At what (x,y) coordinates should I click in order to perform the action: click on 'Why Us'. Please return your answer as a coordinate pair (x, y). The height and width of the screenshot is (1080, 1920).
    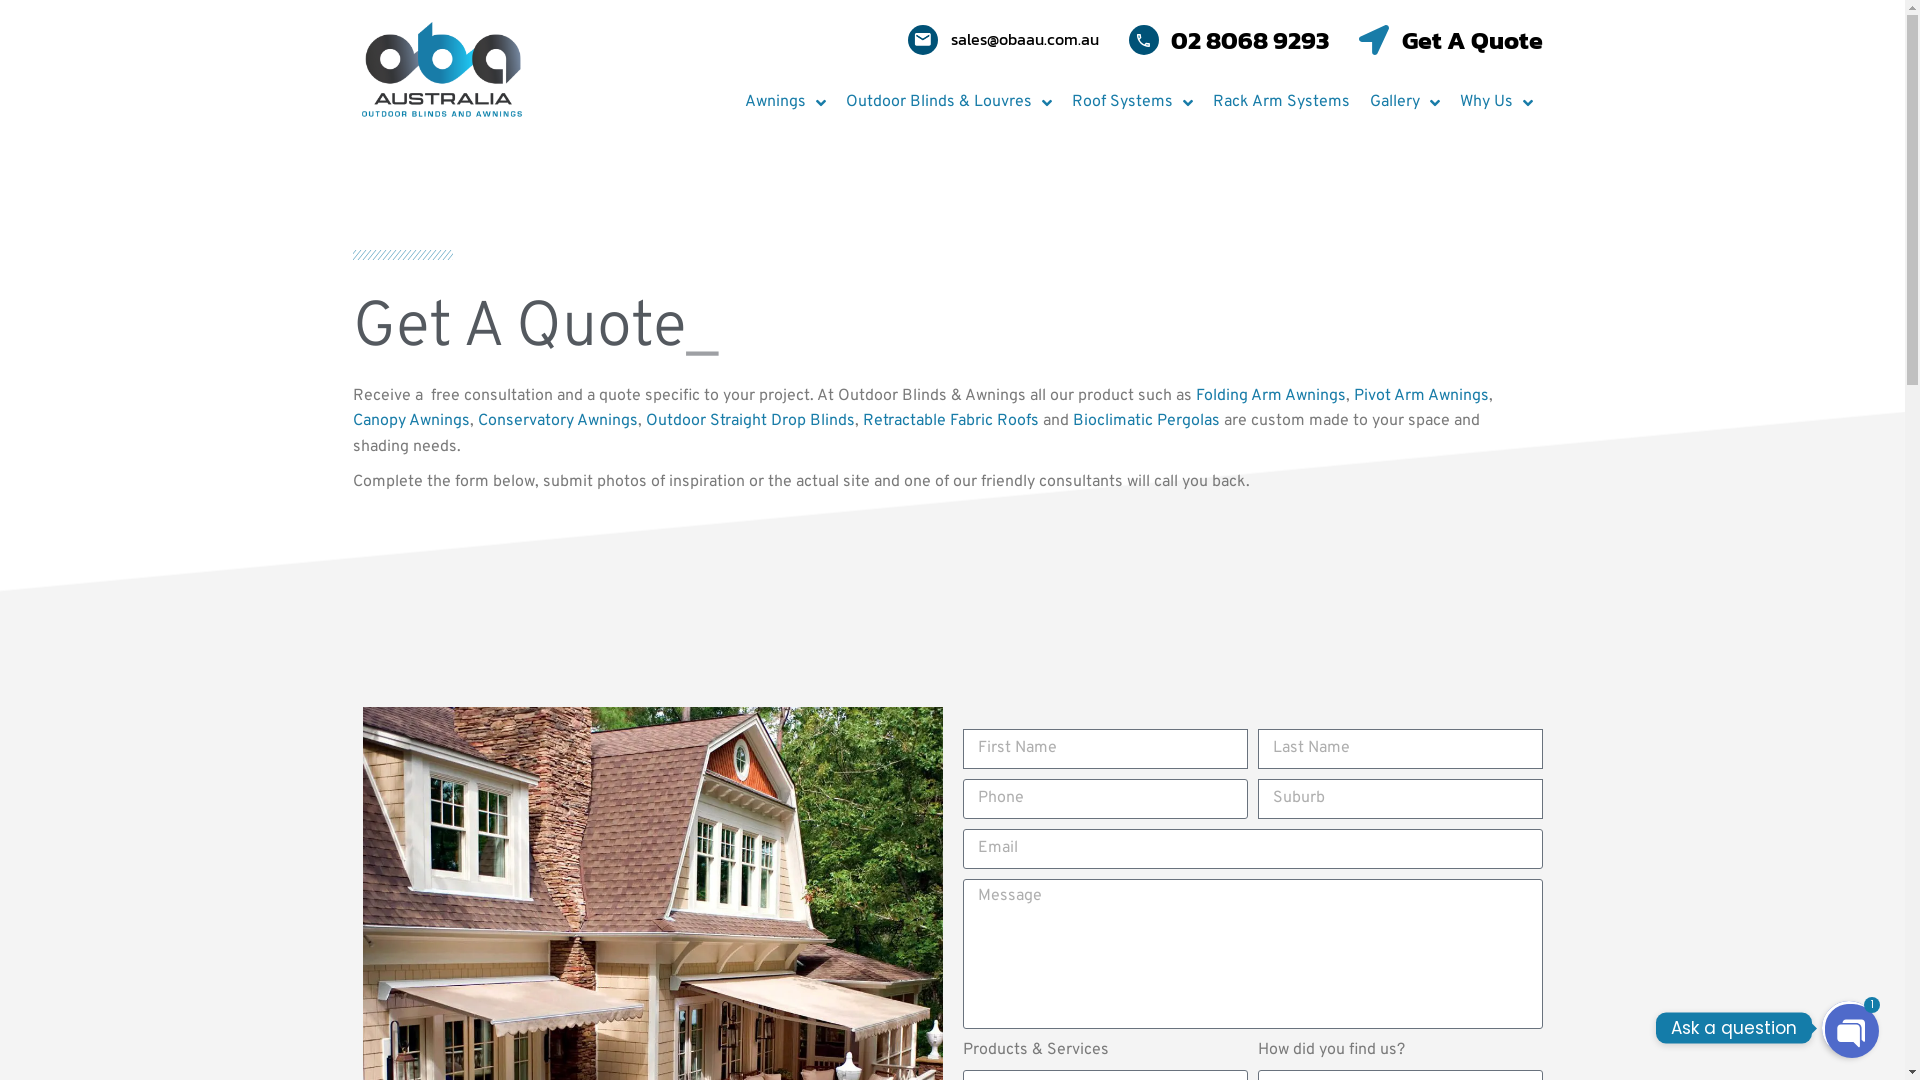
    Looking at the image, I should click on (1496, 103).